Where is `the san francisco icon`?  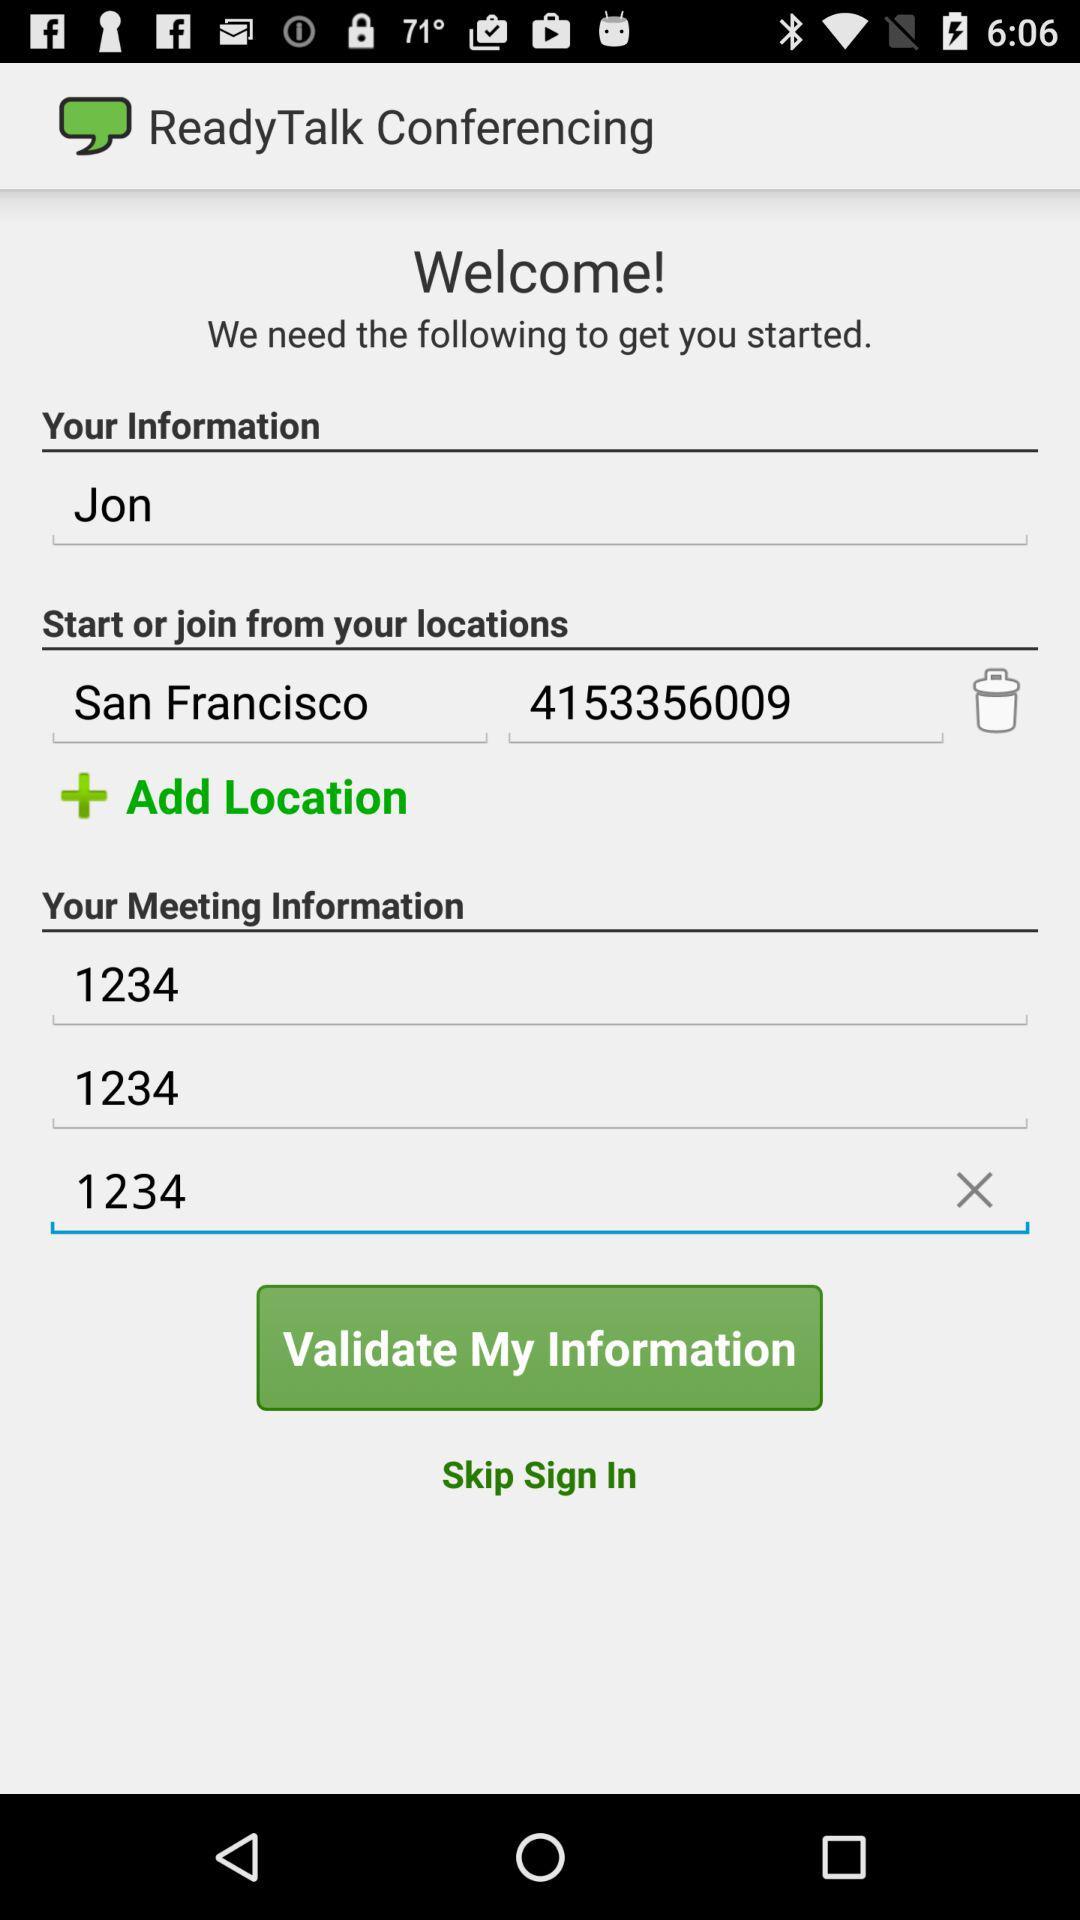 the san francisco icon is located at coordinates (270, 701).